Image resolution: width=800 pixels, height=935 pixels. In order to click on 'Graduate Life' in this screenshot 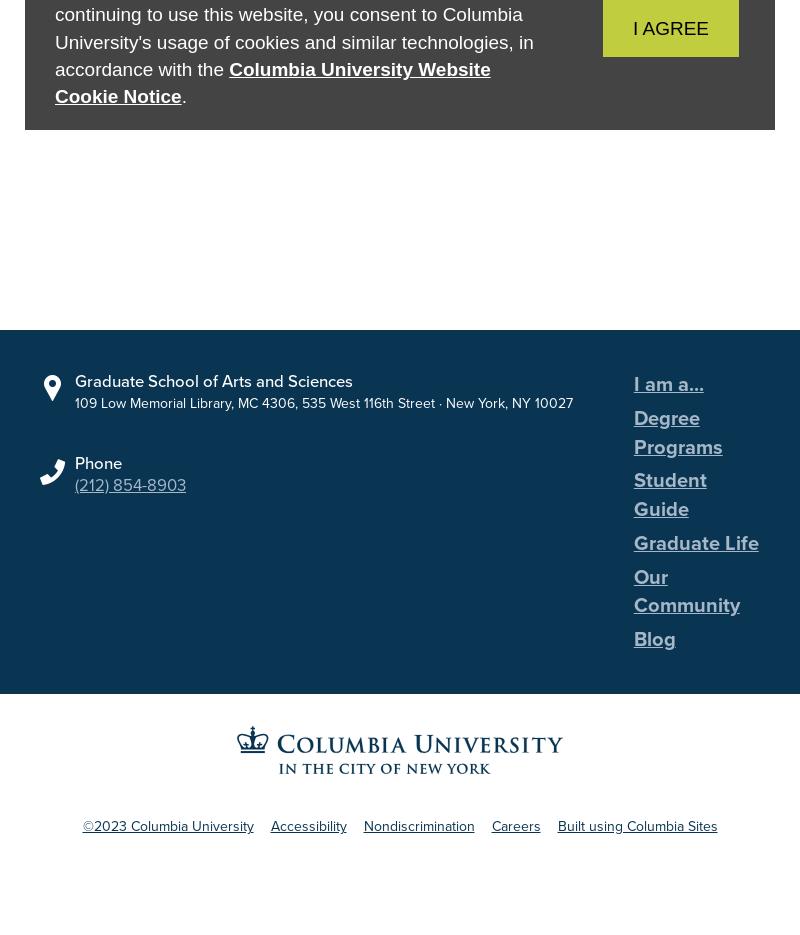, I will do `click(695, 541)`.